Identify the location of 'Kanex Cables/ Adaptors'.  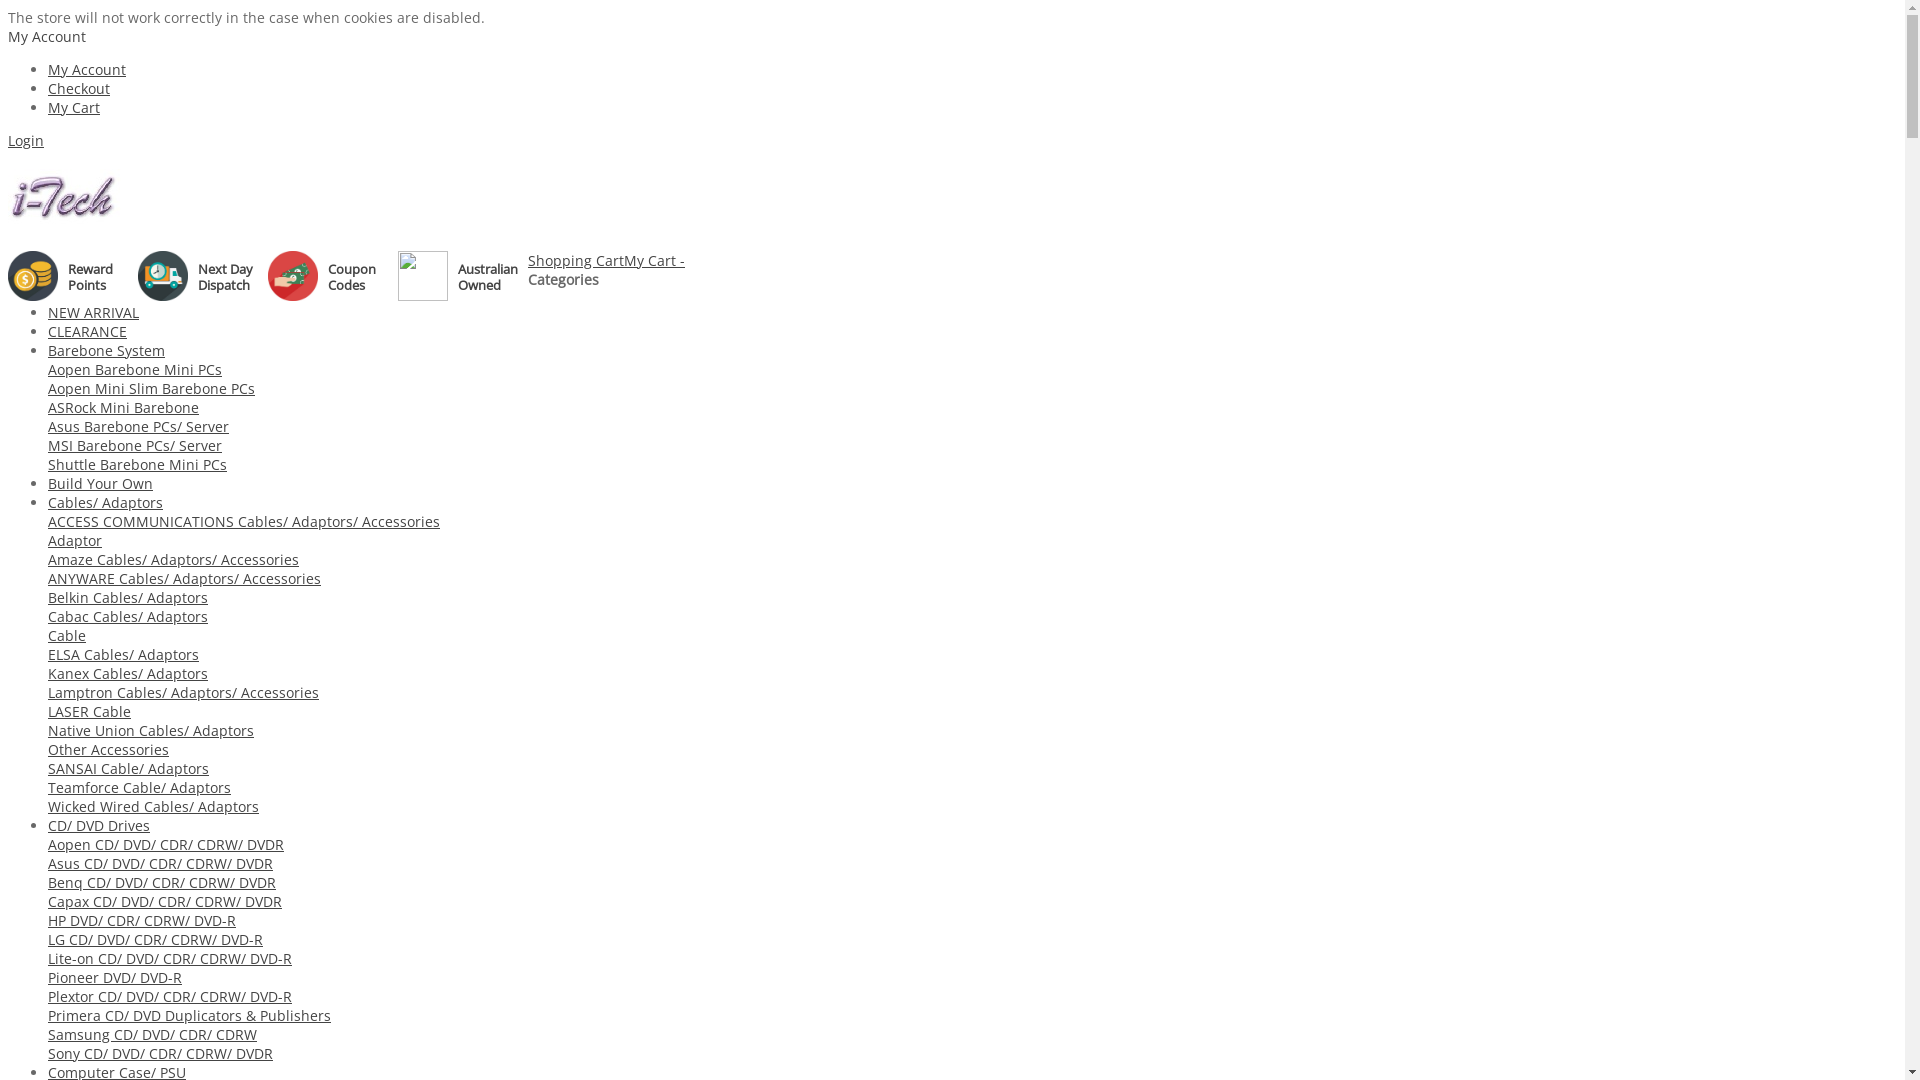
(127, 673).